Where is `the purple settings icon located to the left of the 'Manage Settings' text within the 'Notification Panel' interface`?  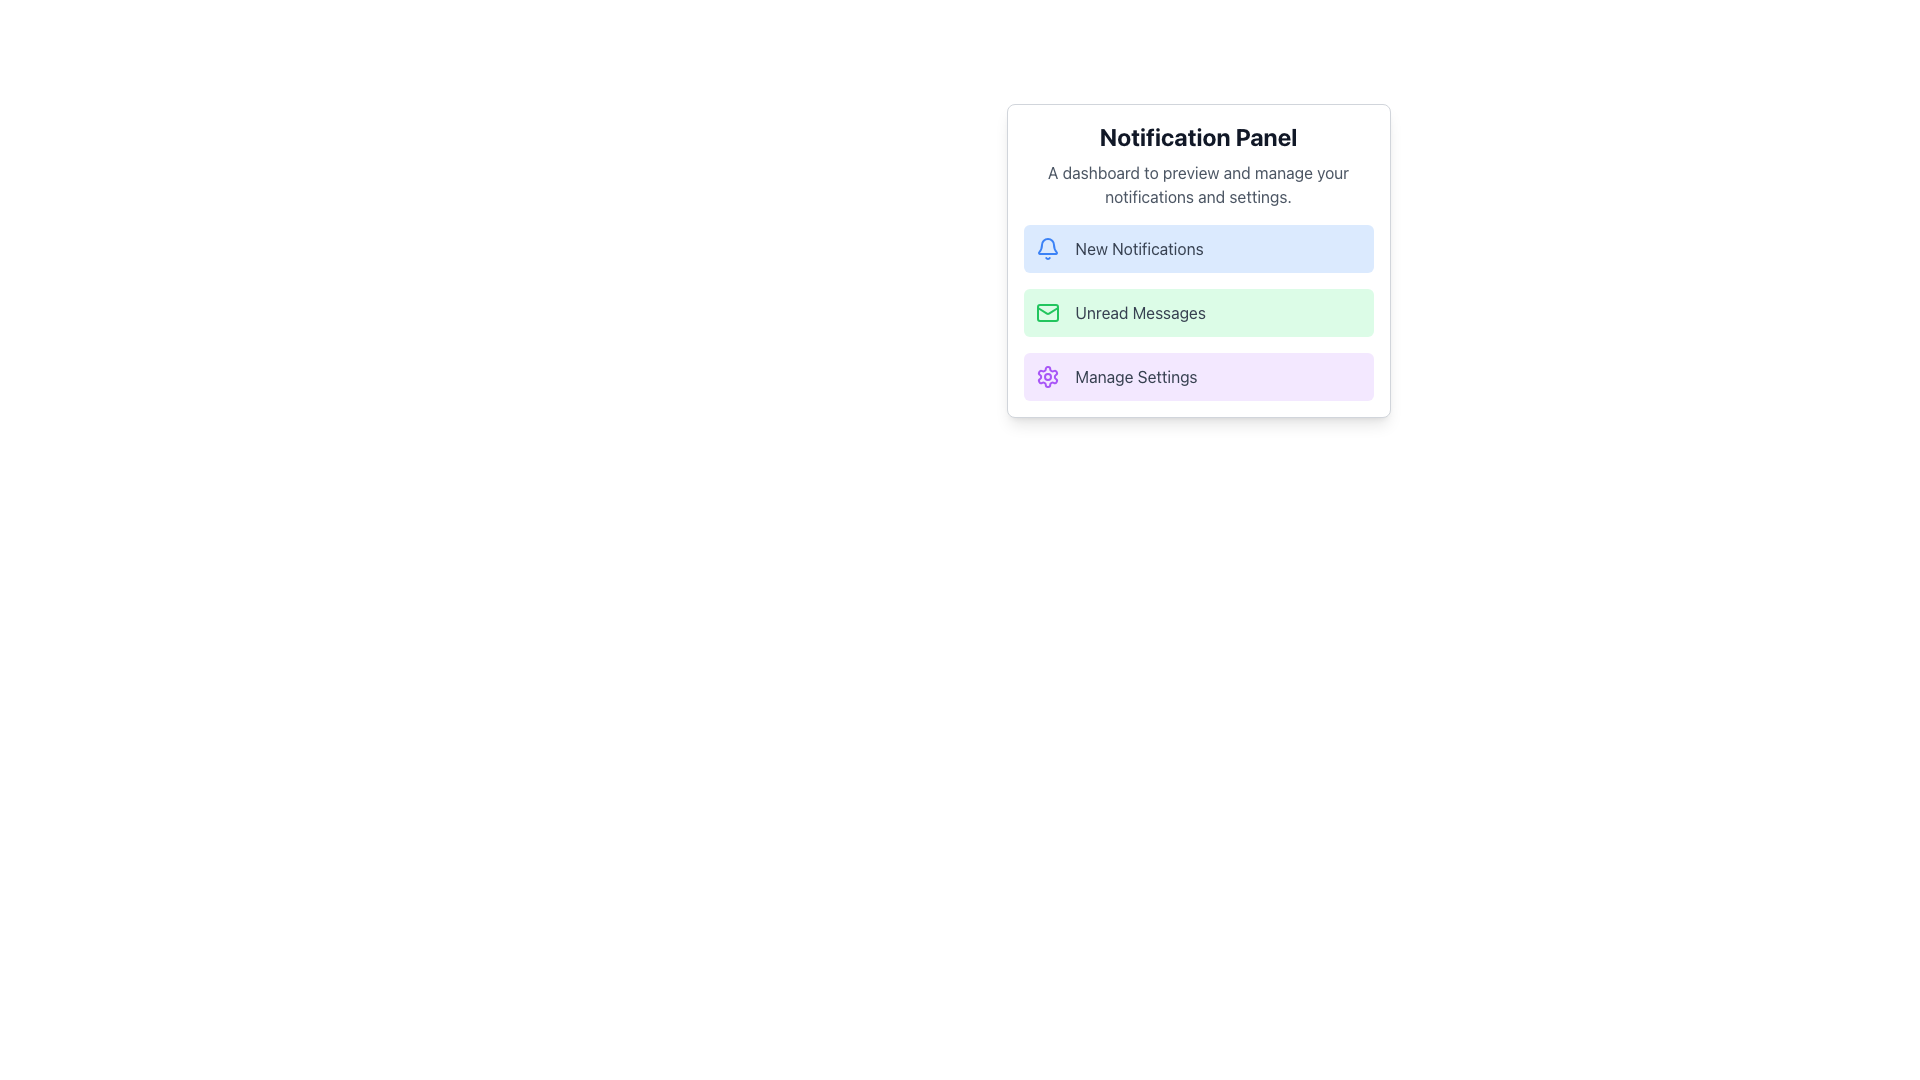
the purple settings icon located to the left of the 'Manage Settings' text within the 'Notification Panel' interface is located at coordinates (1046, 377).